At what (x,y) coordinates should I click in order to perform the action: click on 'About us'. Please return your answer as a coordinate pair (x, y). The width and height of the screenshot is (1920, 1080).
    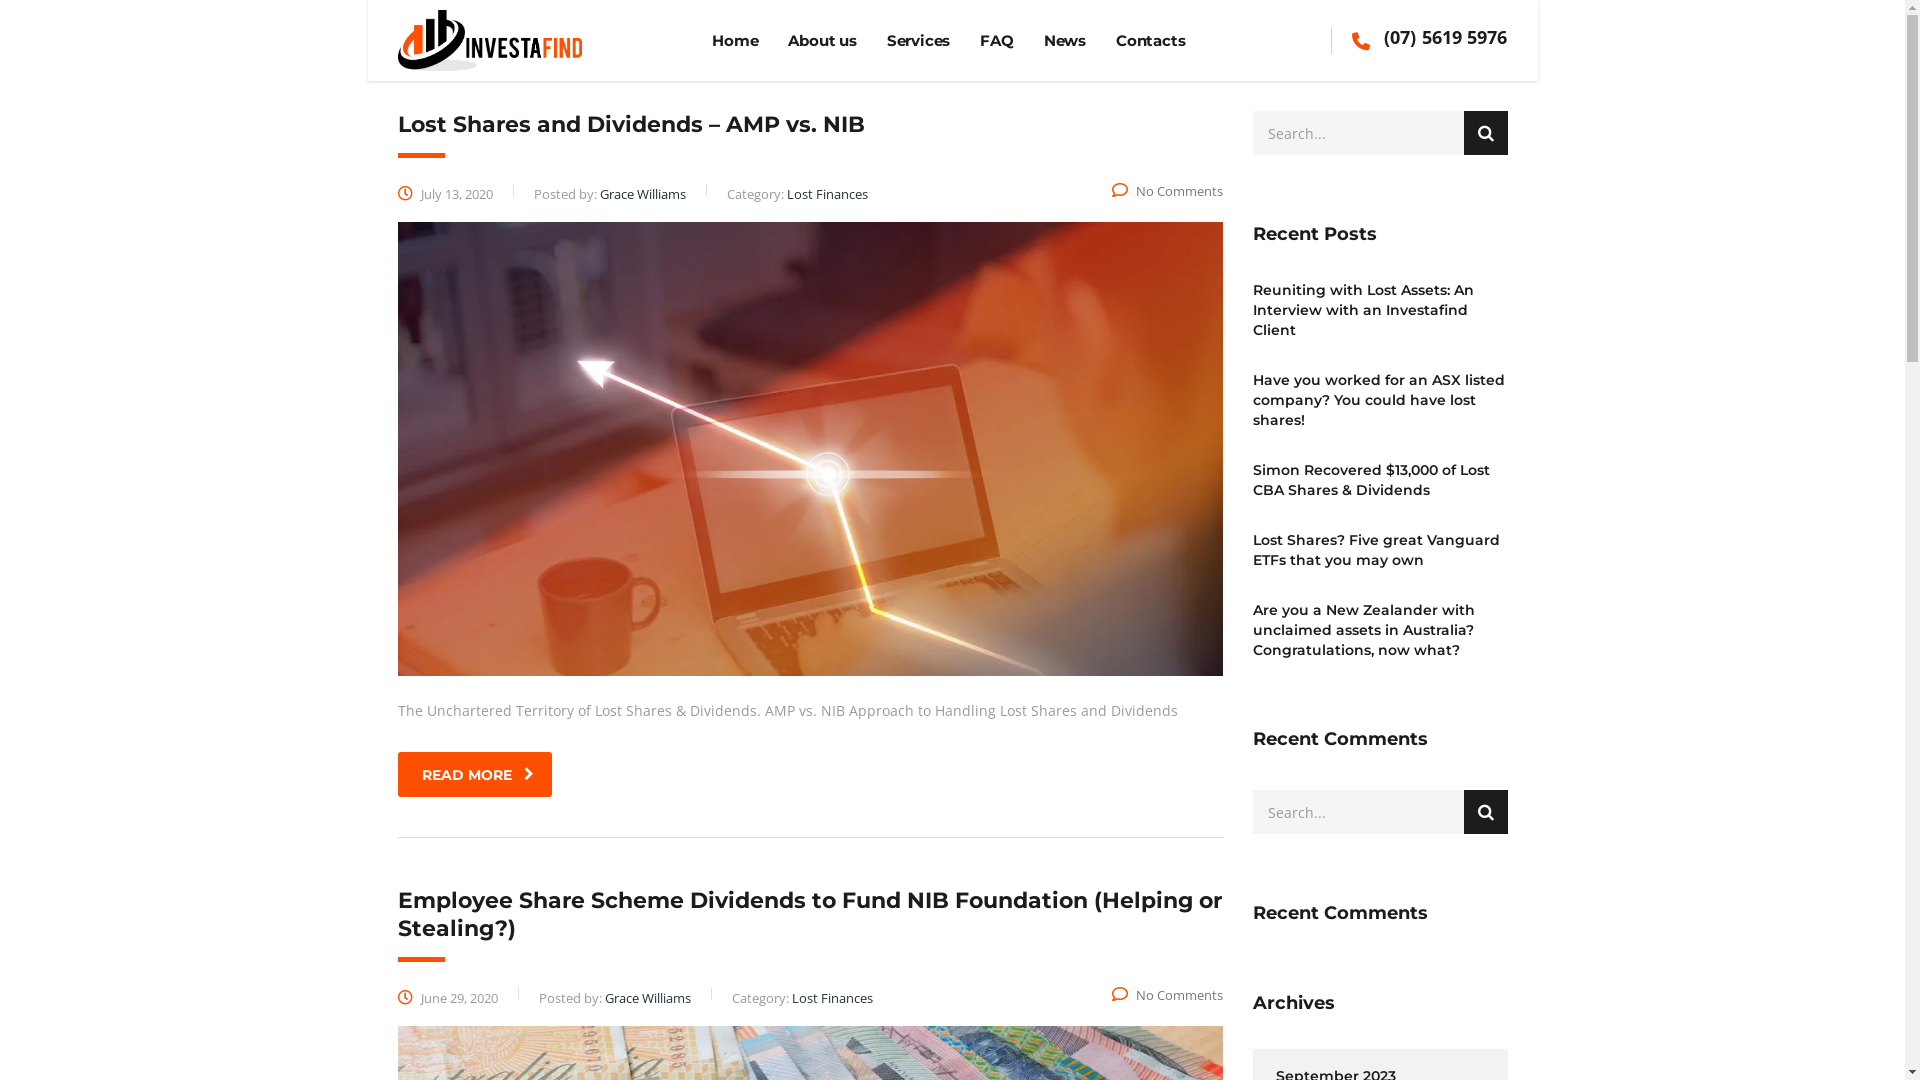
    Looking at the image, I should click on (821, 41).